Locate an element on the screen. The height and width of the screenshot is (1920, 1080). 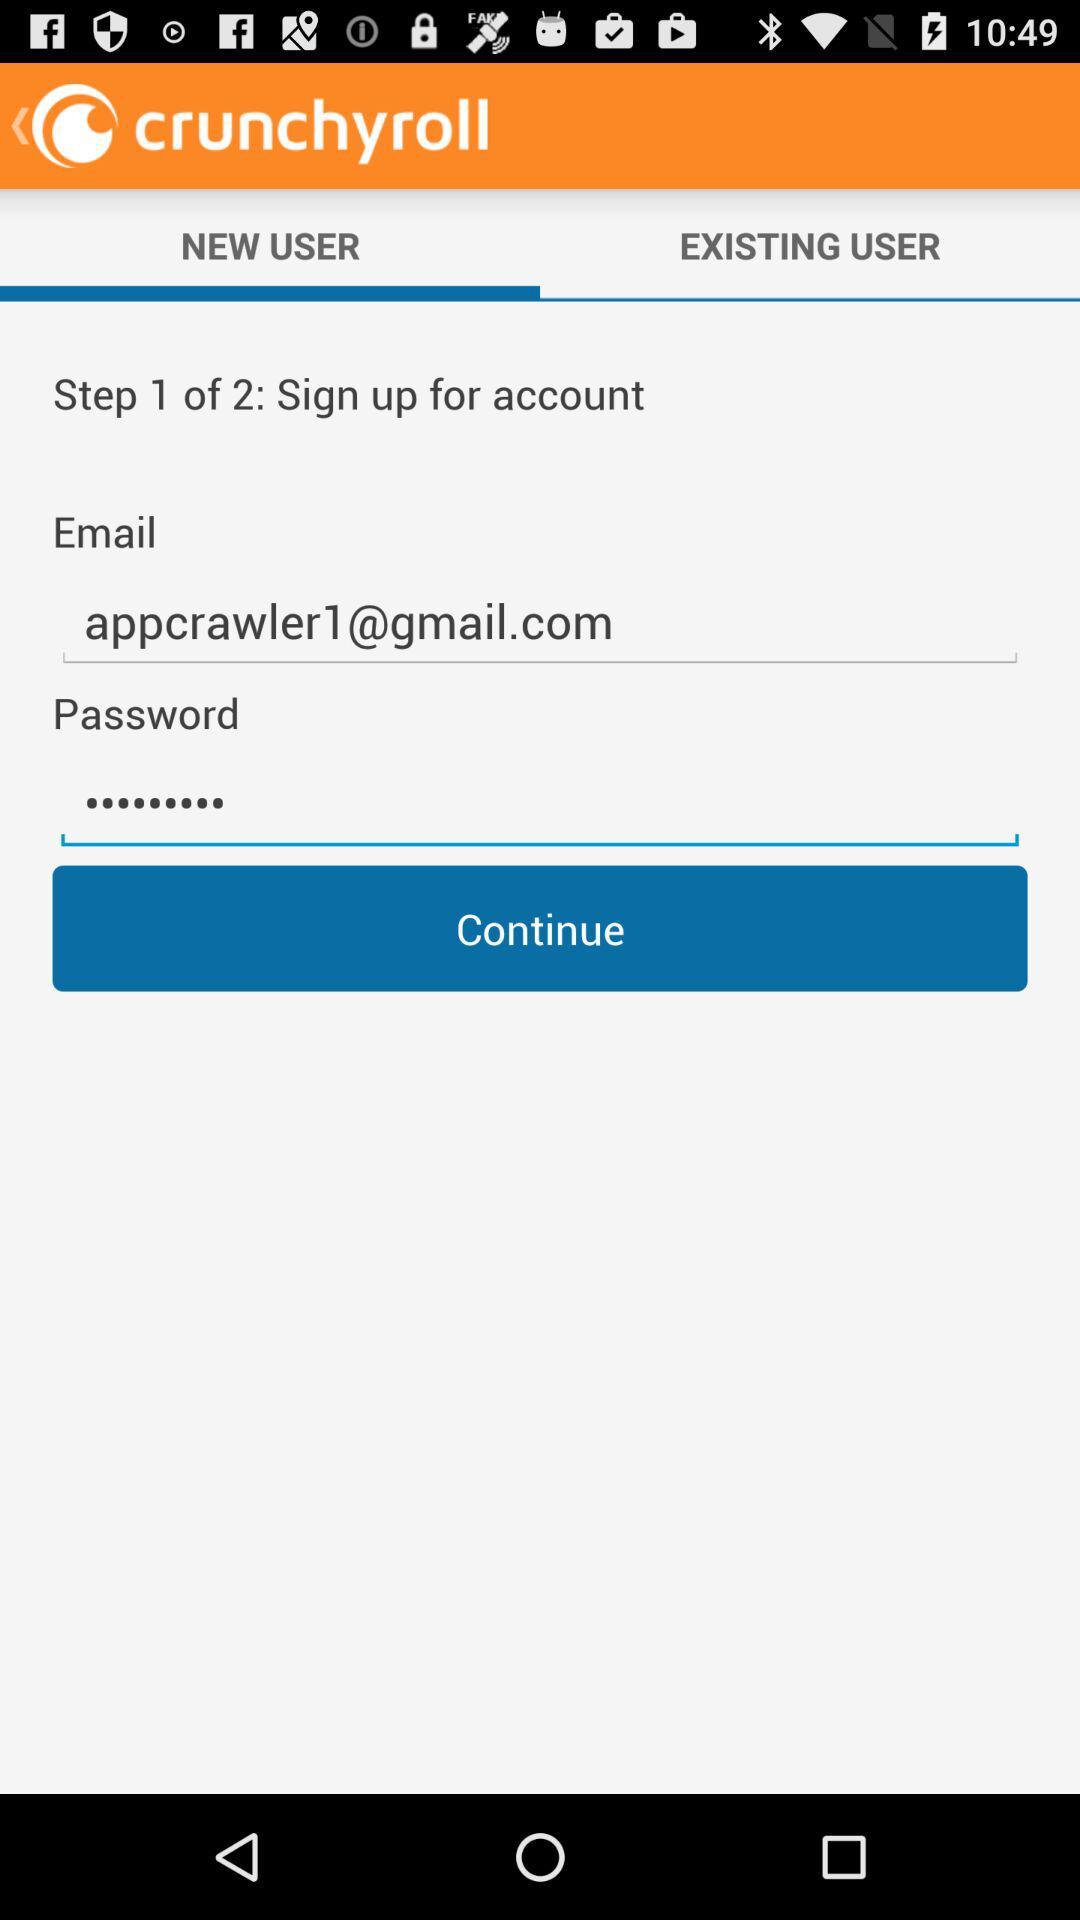
the crowd3116 icon is located at coordinates (540, 803).